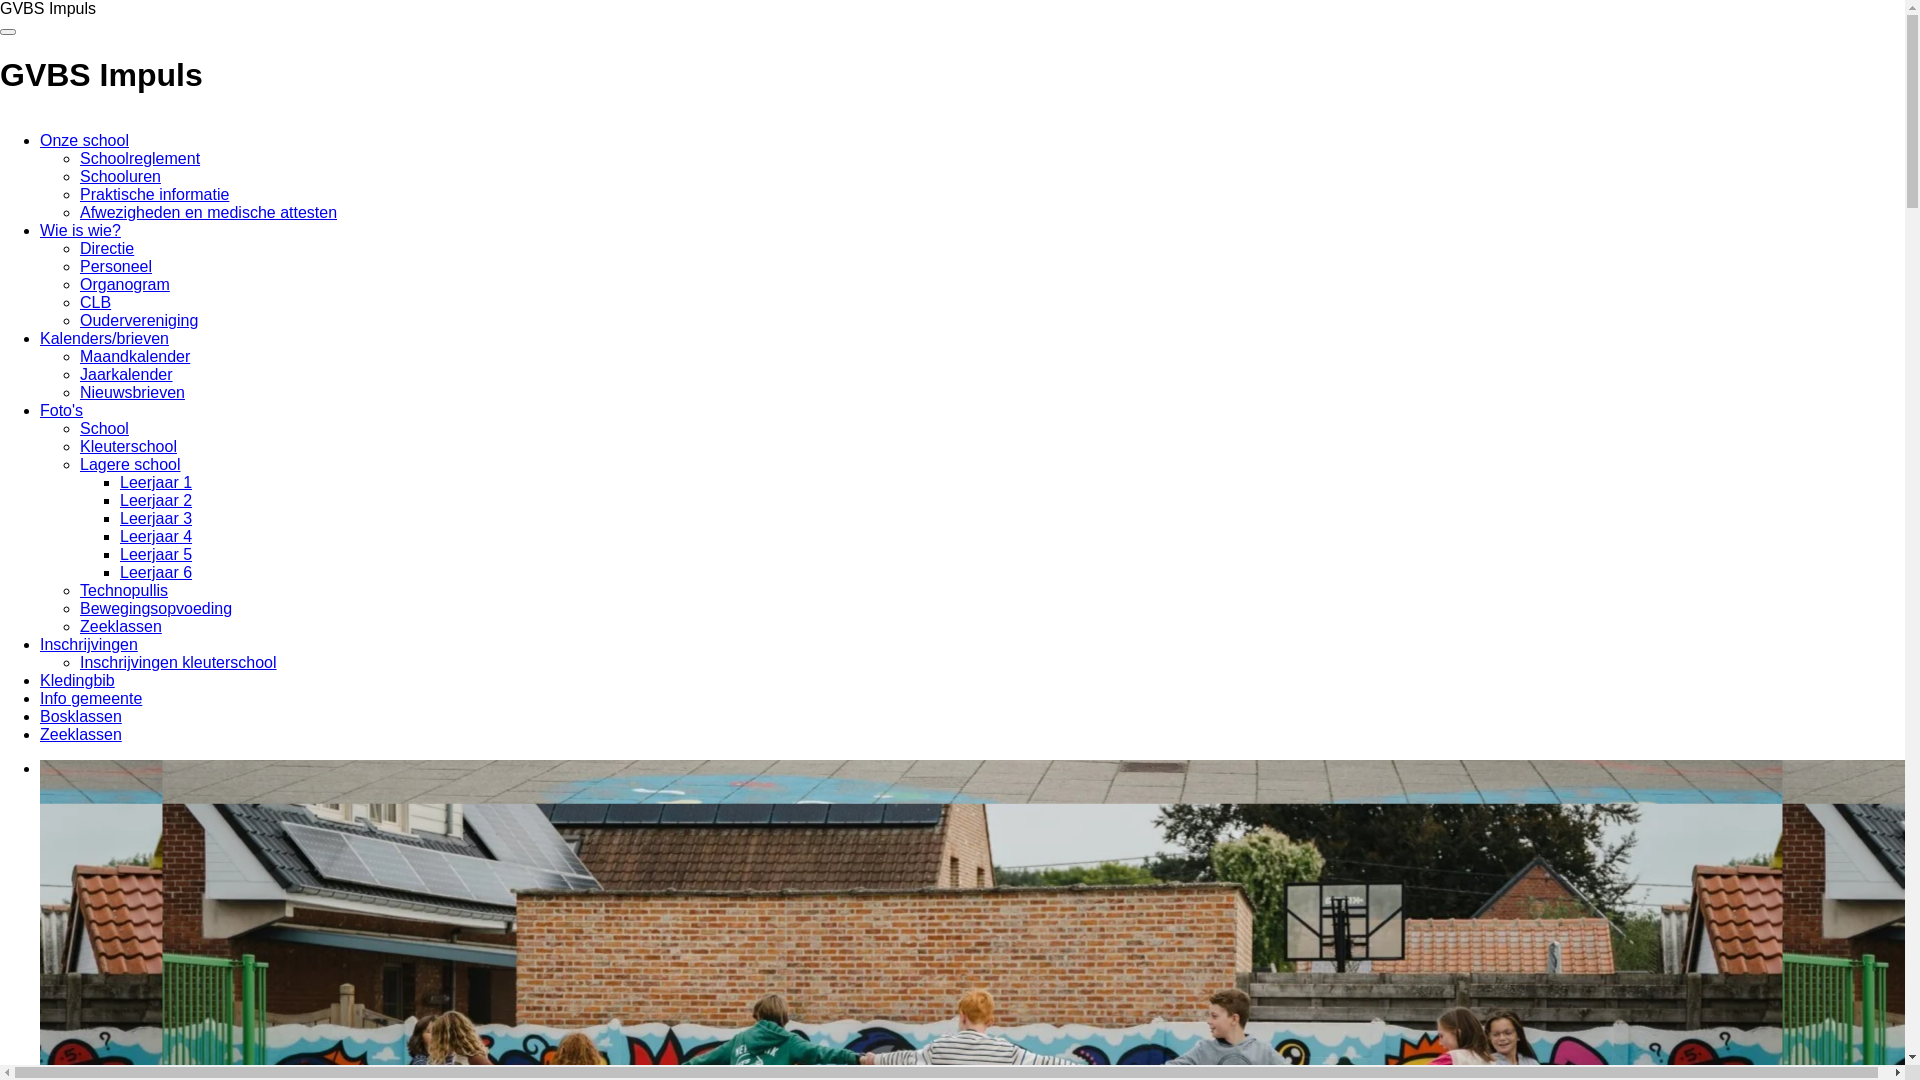 The height and width of the screenshot is (1080, 1920). I want to click on 'Onze school', so click(83, 139).